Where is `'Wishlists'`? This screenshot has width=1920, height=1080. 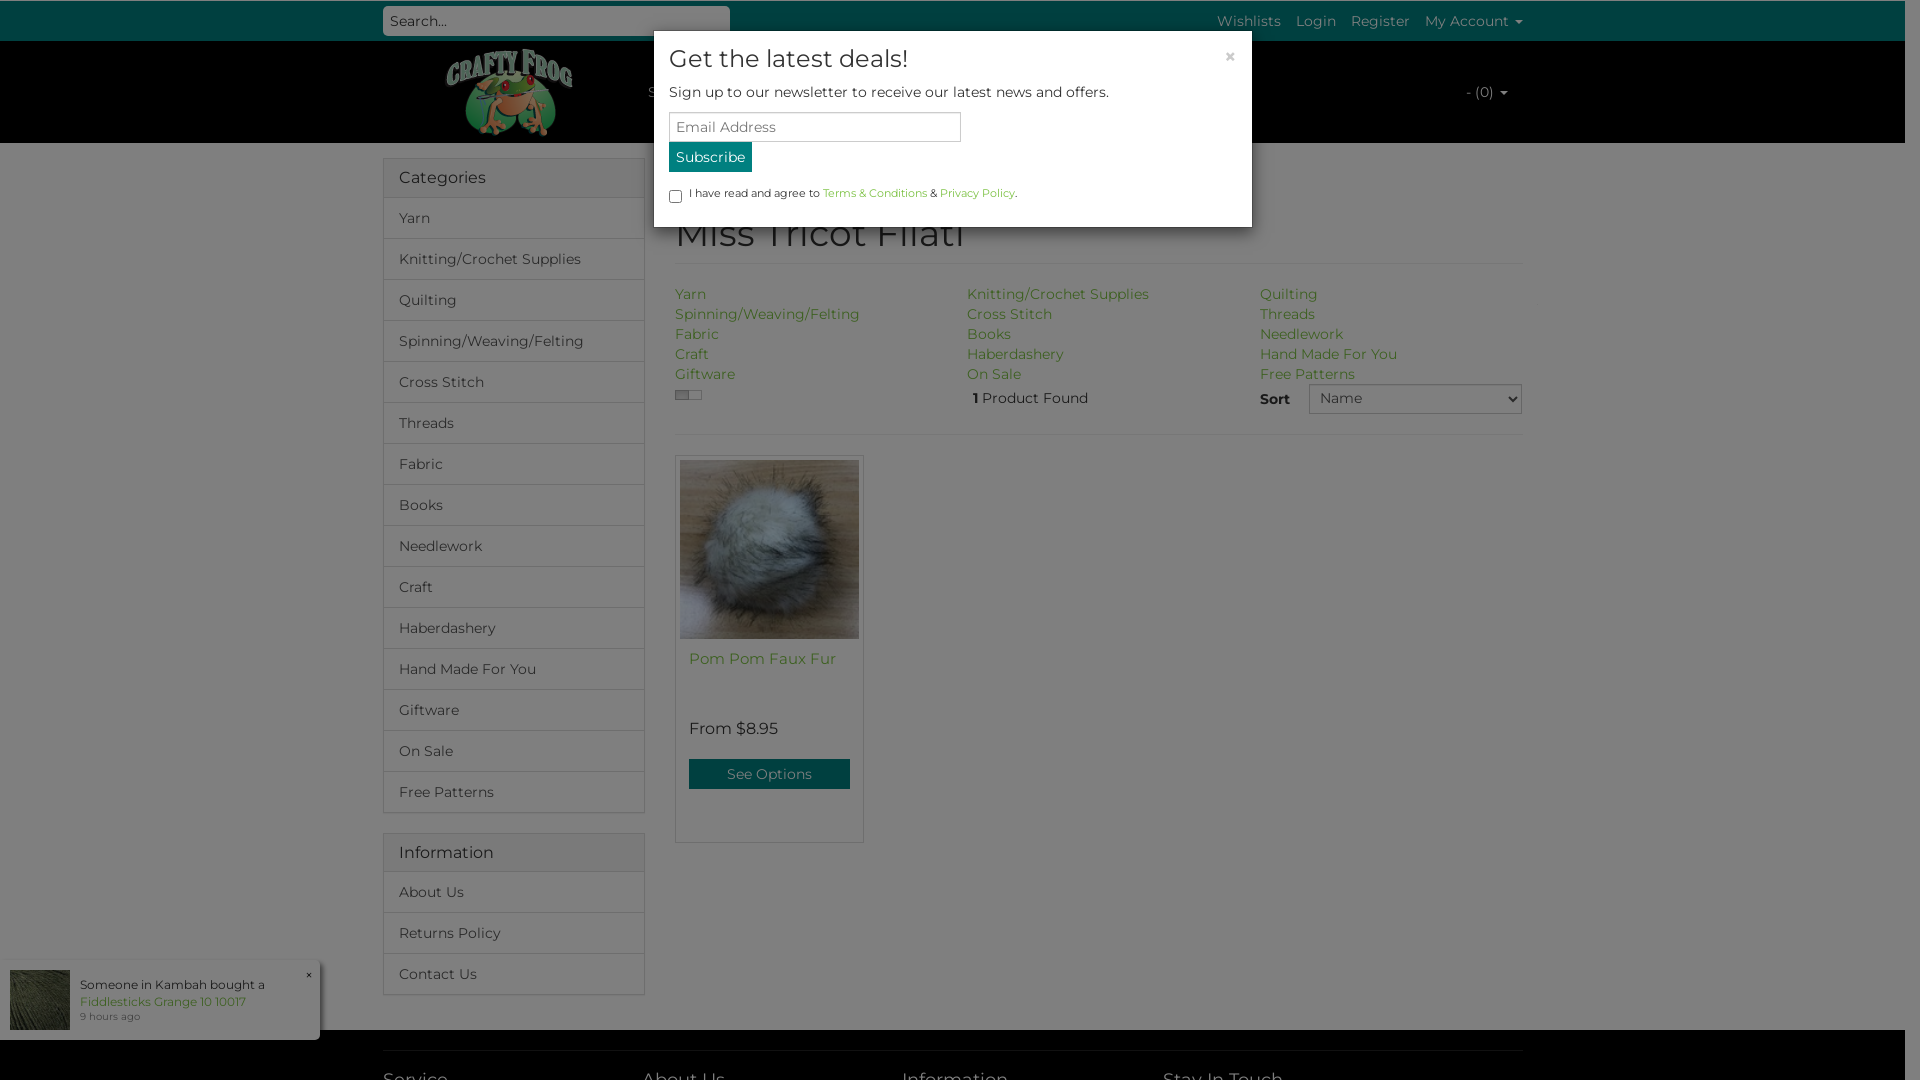 'Wishlists' is located at coordinates (1247, 20).